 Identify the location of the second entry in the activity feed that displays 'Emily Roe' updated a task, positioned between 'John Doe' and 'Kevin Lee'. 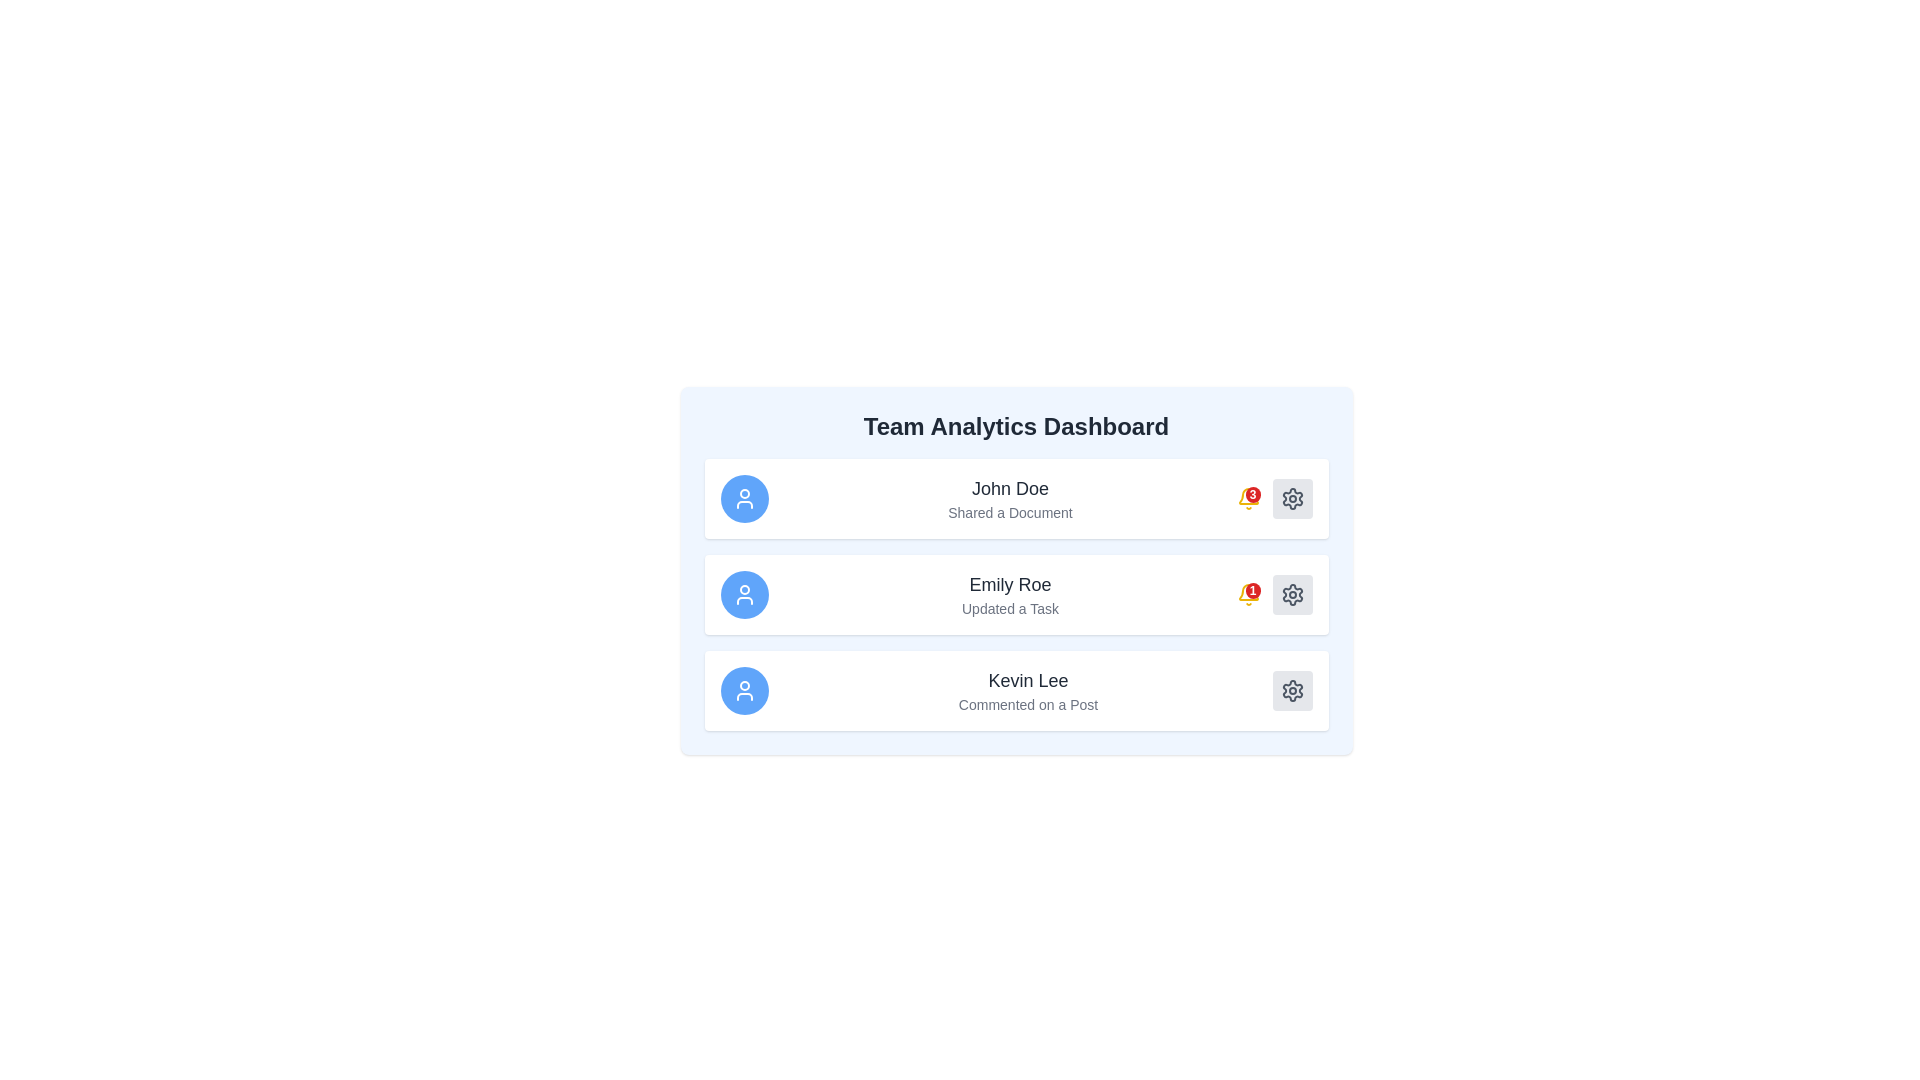
(1016, 570).